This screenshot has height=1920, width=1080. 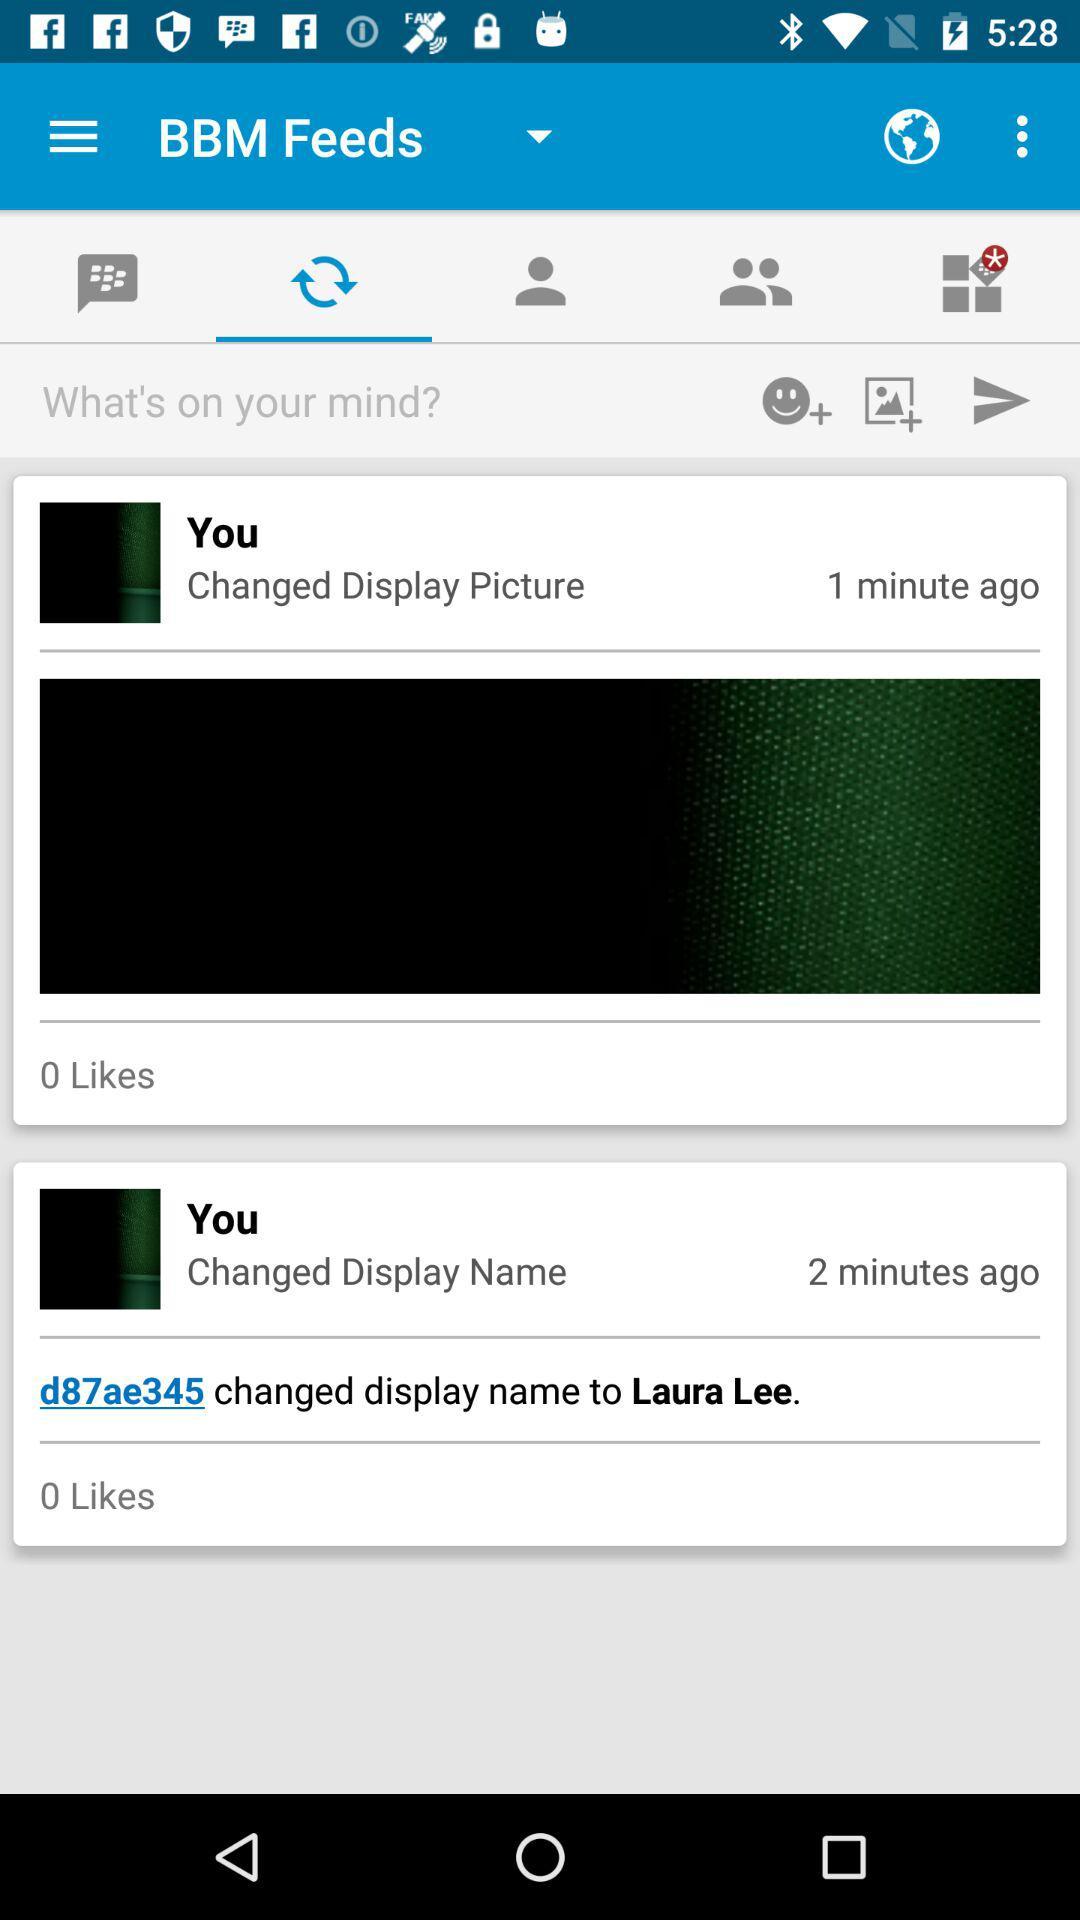 What do you see at coordinates (756, 280) in the screenshot?
I see `the group icon` at bounding box center [756, 280].